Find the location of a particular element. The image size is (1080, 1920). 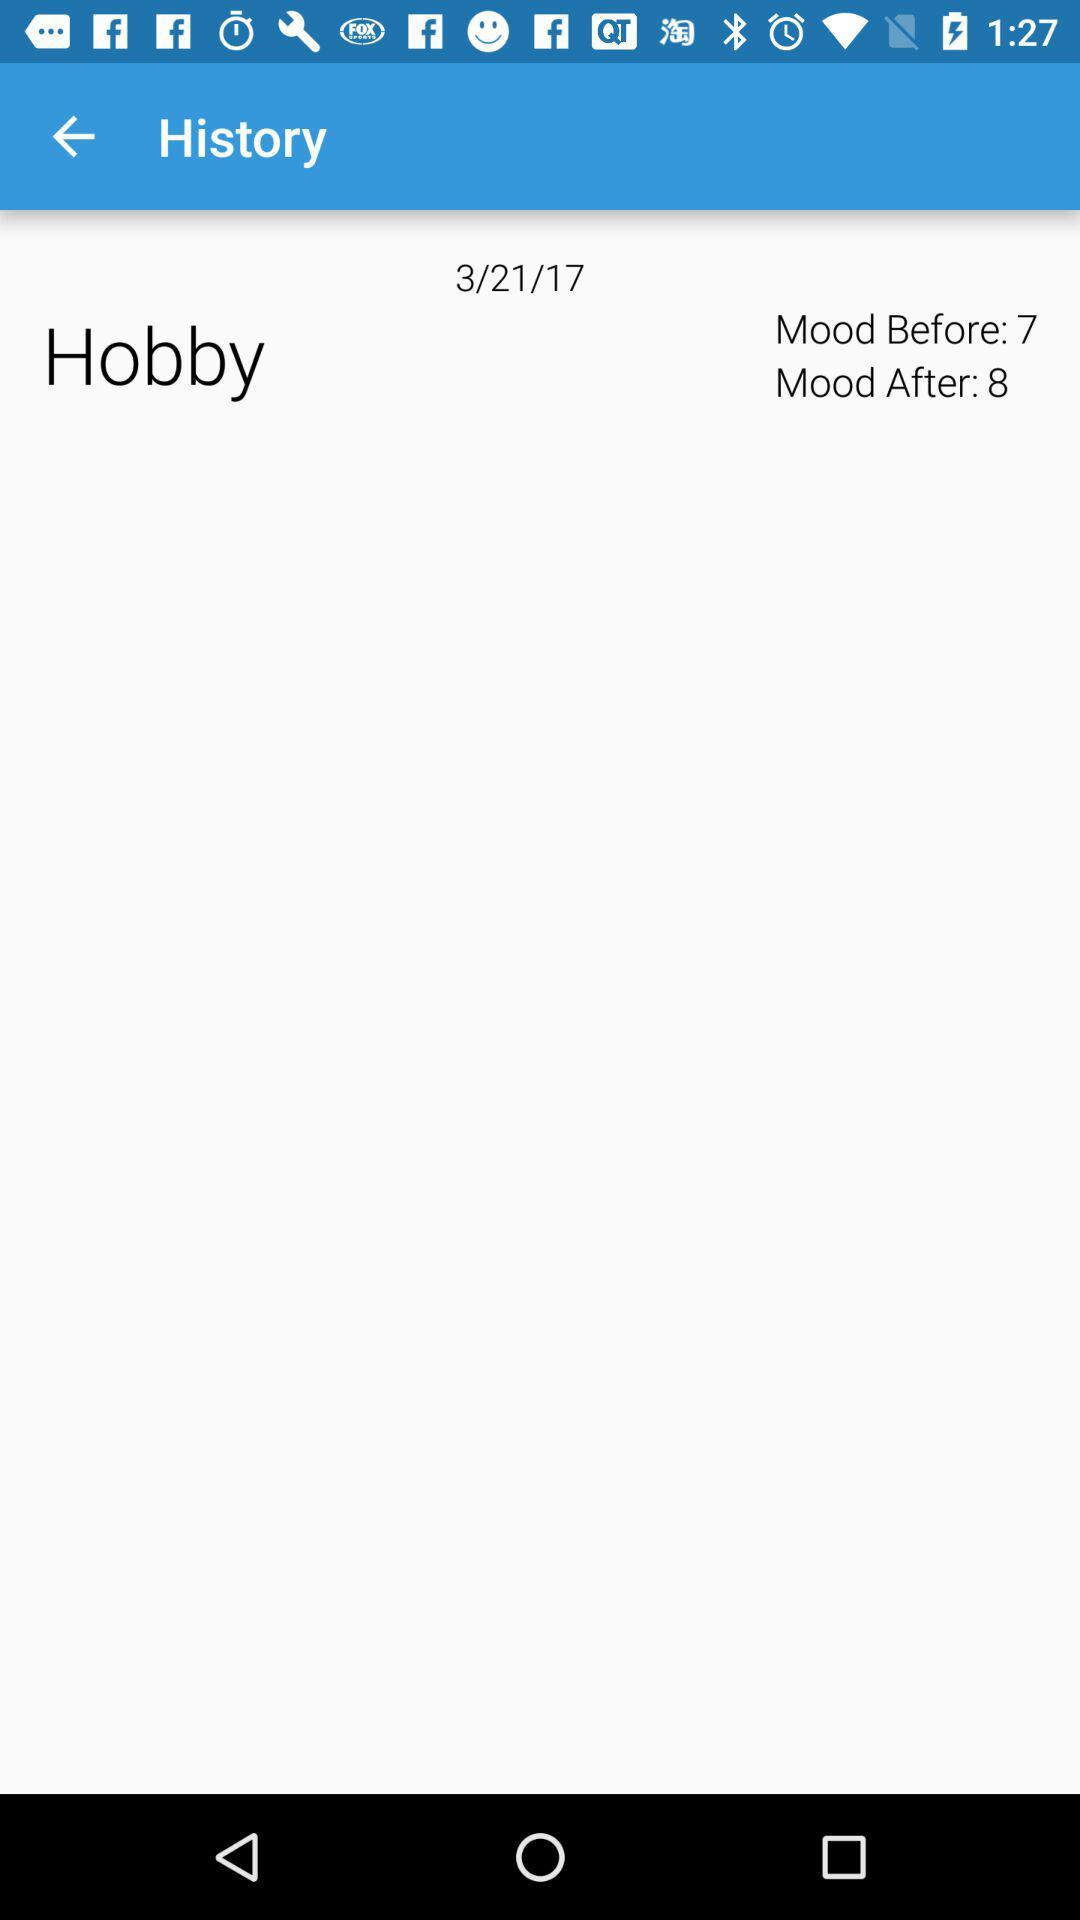

app next to mood before: icon is located at coordinates (540, 275).